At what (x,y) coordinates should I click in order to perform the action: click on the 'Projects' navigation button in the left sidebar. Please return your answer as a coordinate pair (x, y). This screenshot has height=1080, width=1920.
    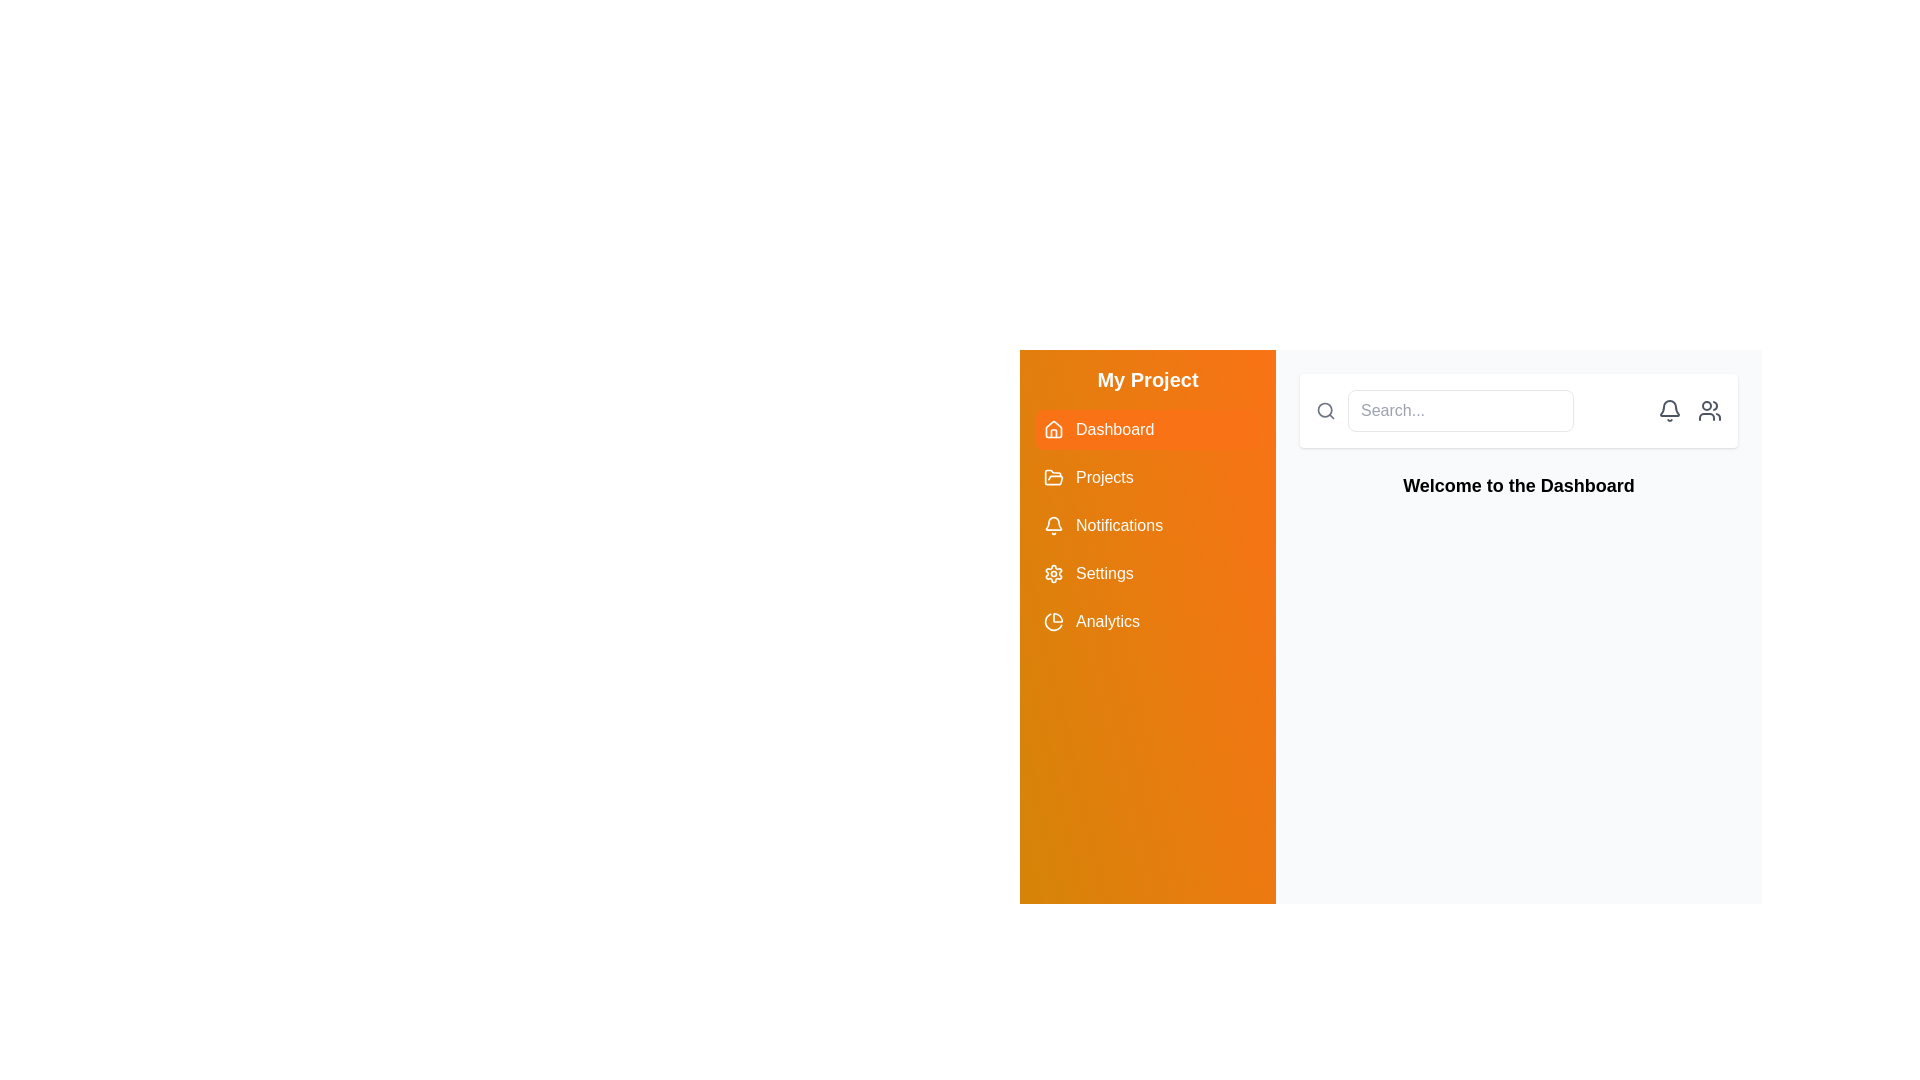
    Looking at the image, I should click on (1147, 478).